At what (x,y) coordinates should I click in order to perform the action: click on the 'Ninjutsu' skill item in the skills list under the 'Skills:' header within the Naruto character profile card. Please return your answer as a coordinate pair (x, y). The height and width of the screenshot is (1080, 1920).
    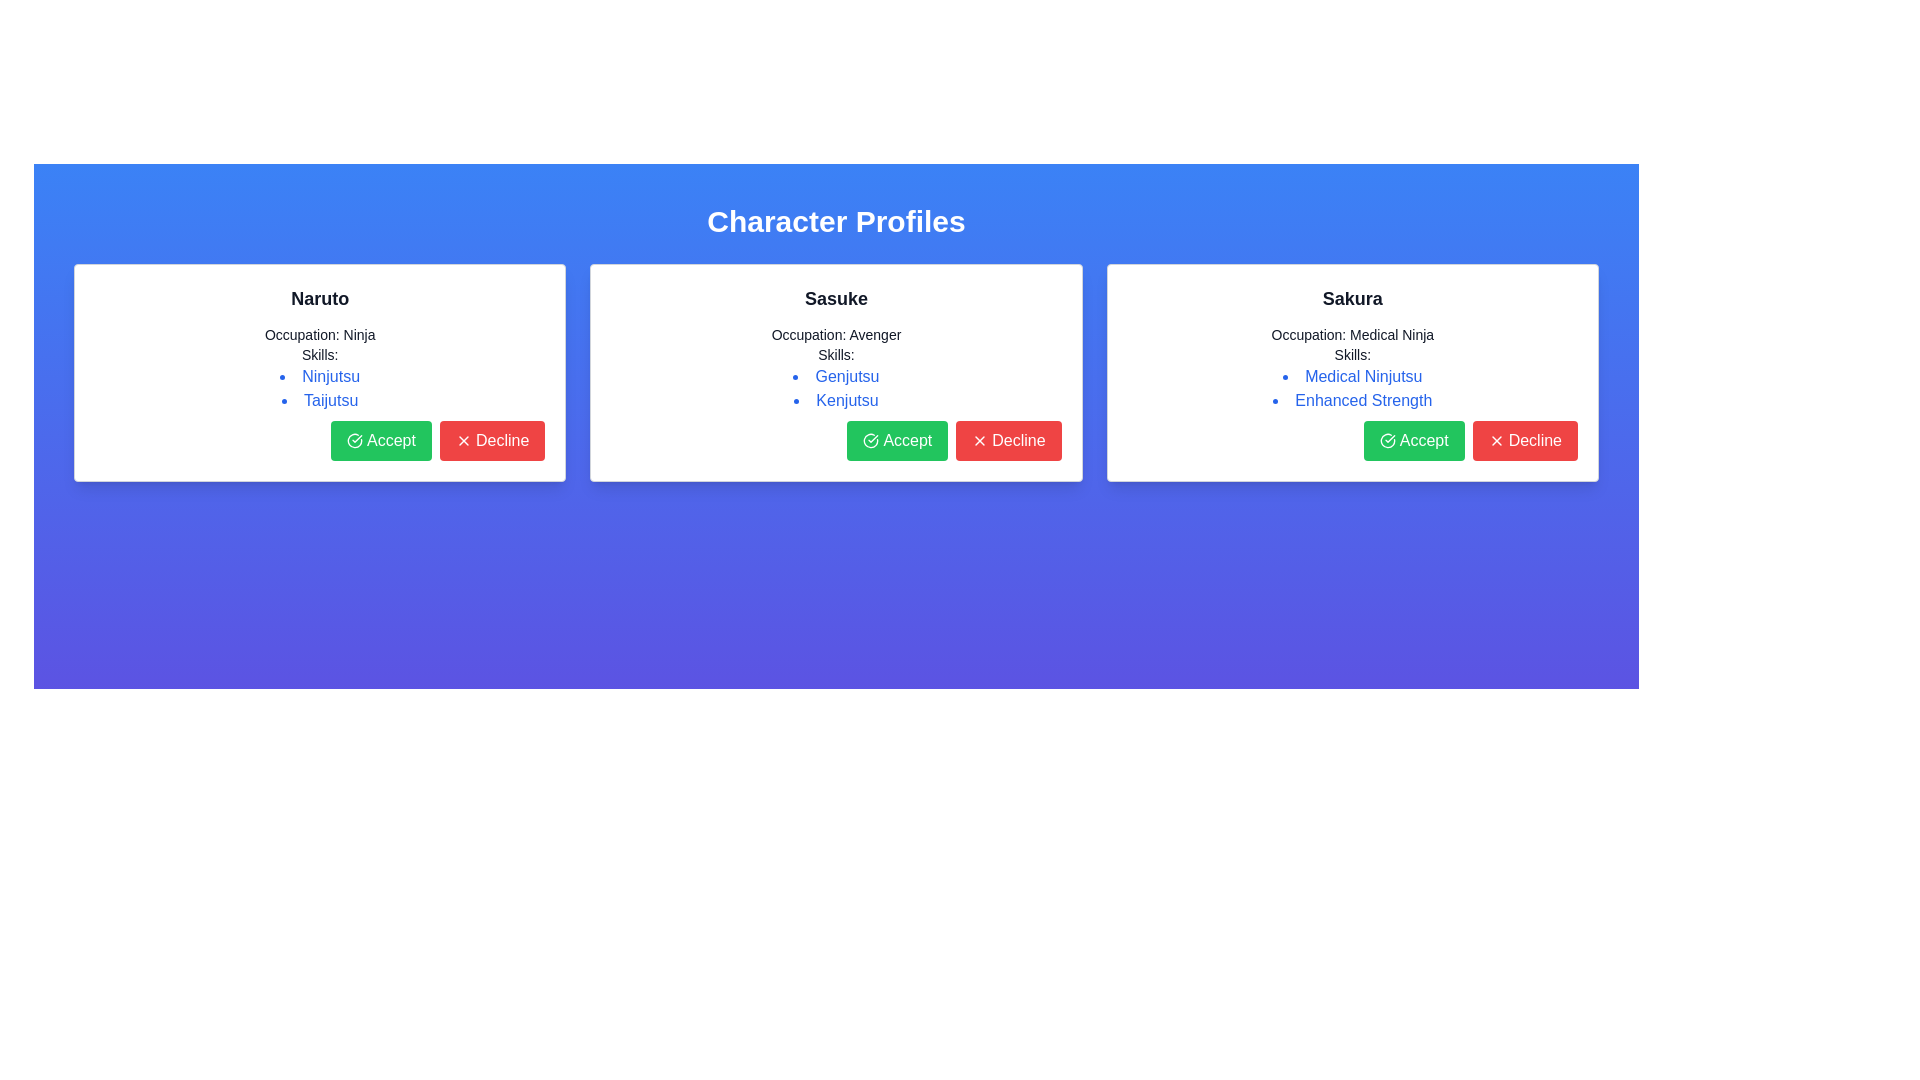
    Looking at the image, I should click on (320, 389).